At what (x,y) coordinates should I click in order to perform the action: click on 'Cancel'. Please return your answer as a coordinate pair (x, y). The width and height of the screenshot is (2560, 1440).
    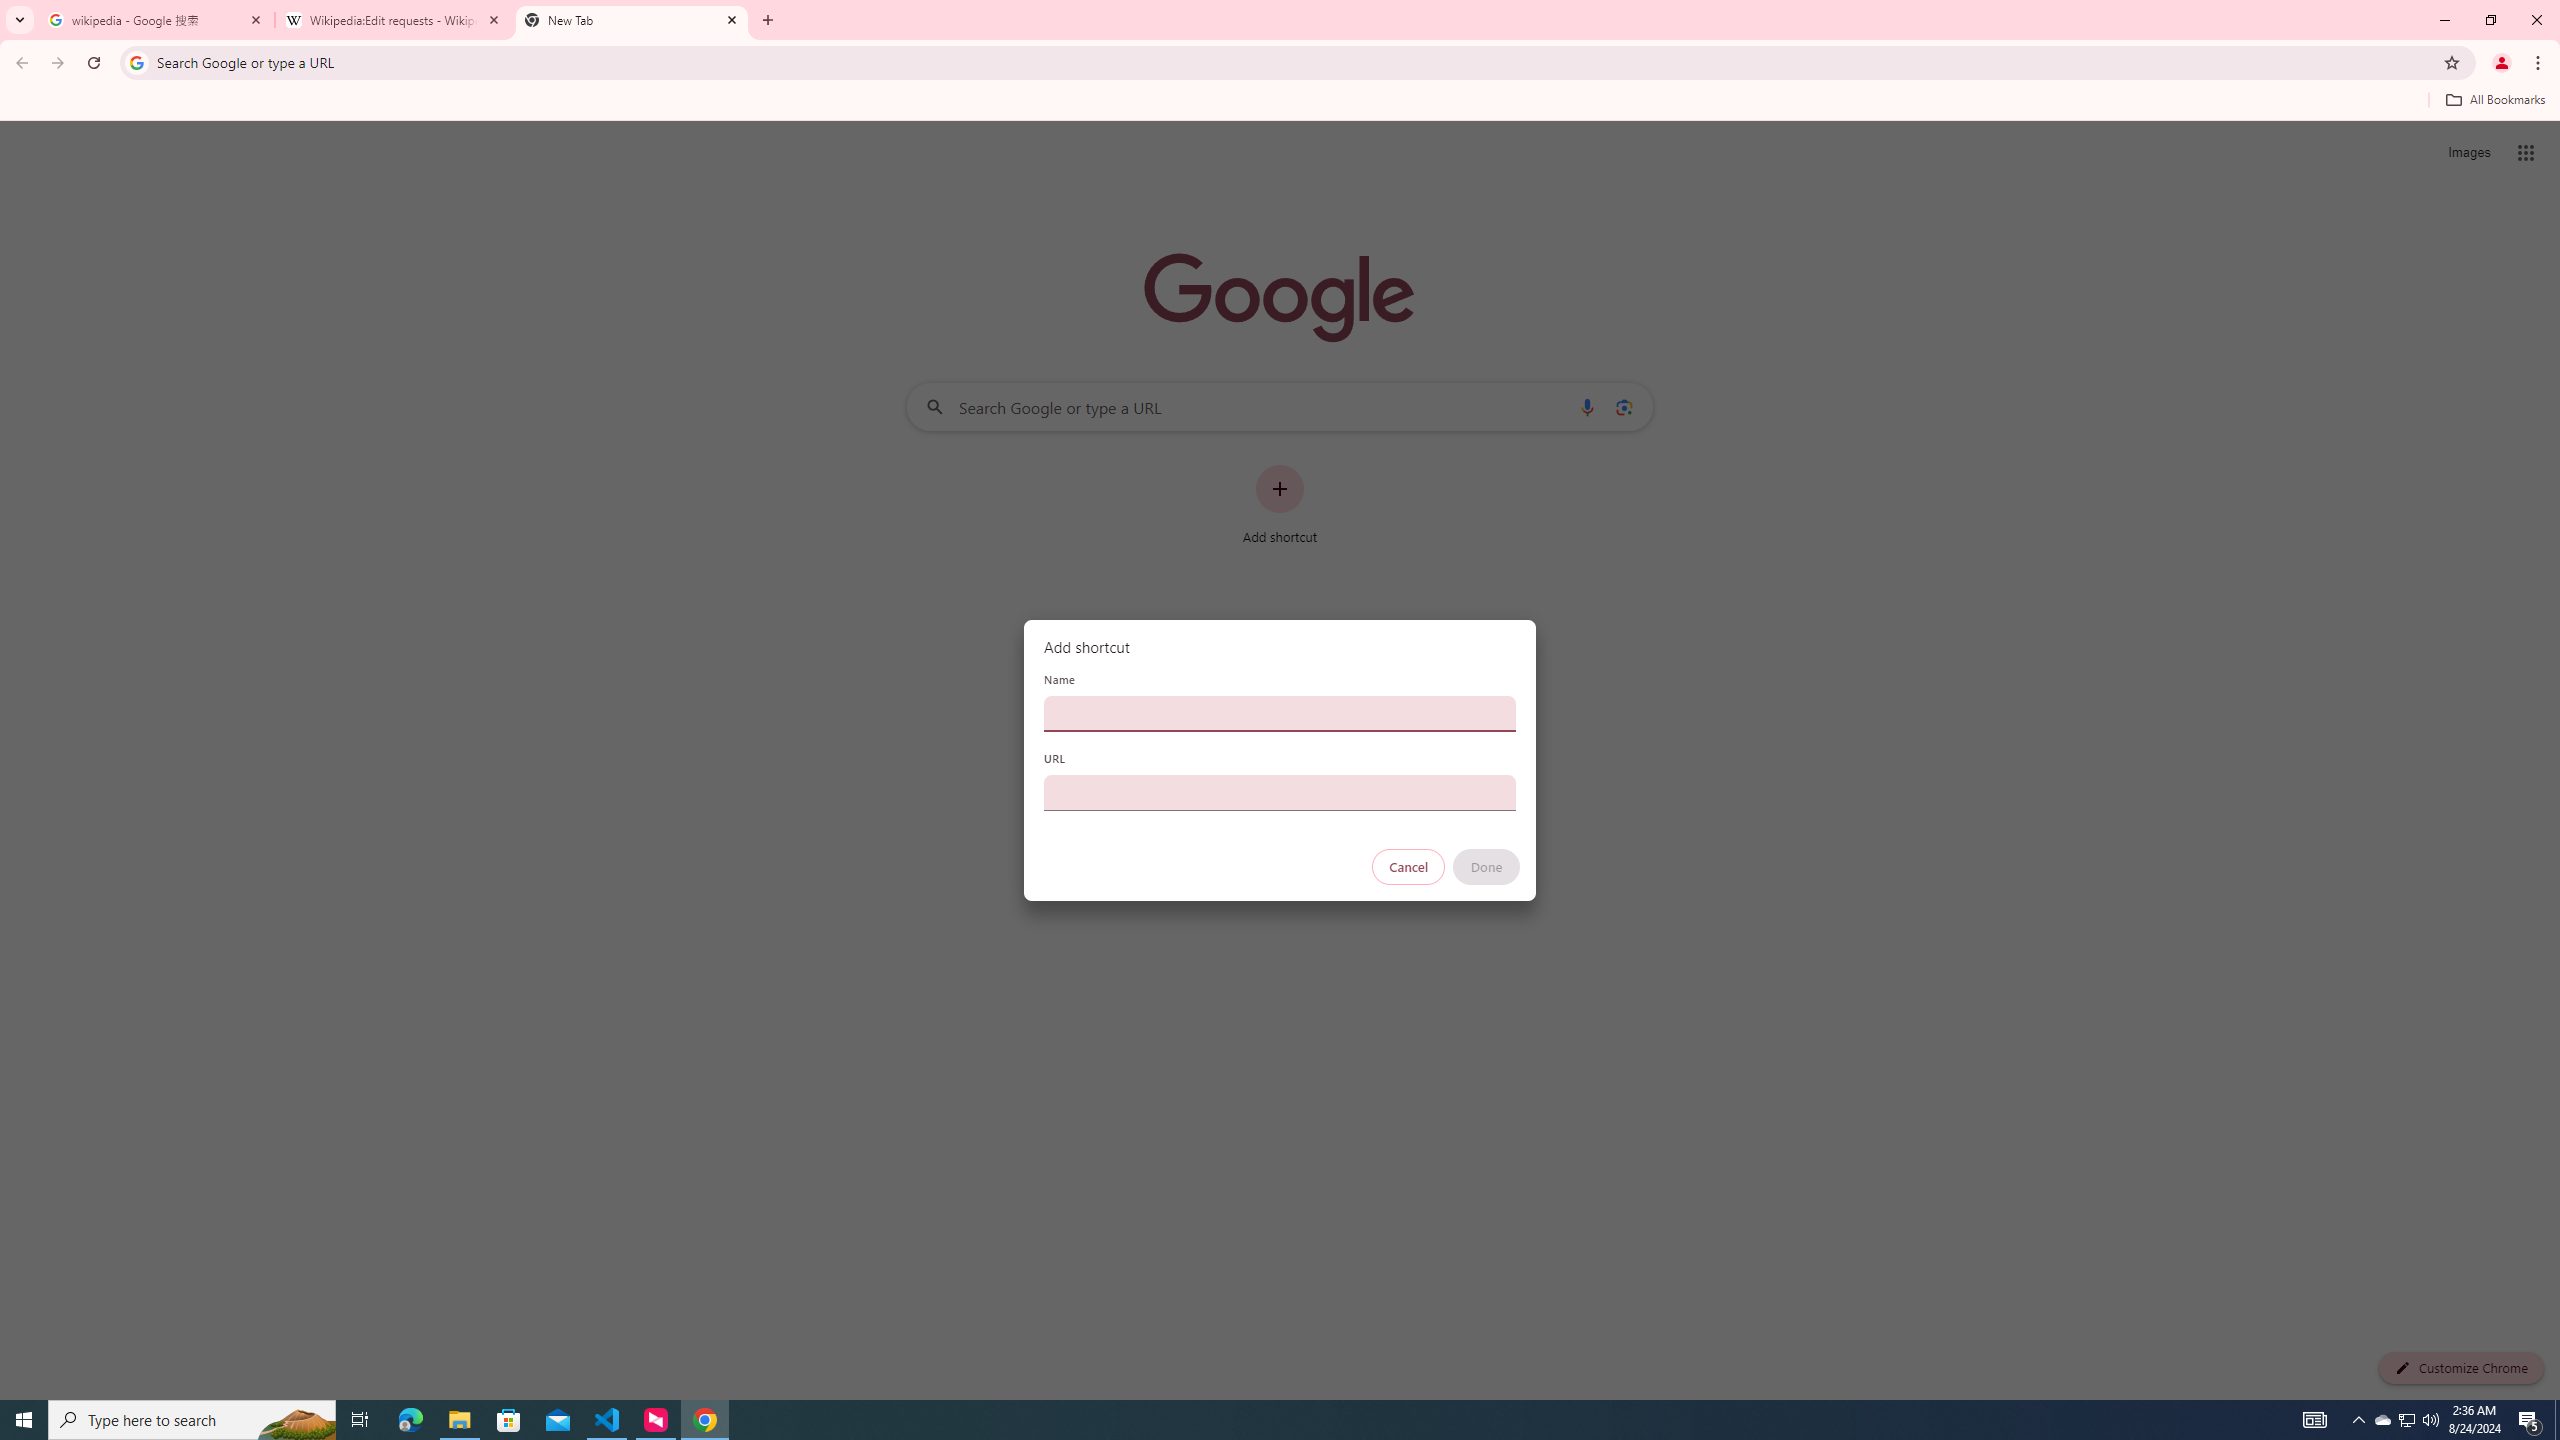
    Looking at the image, I should click on (1409, 866).